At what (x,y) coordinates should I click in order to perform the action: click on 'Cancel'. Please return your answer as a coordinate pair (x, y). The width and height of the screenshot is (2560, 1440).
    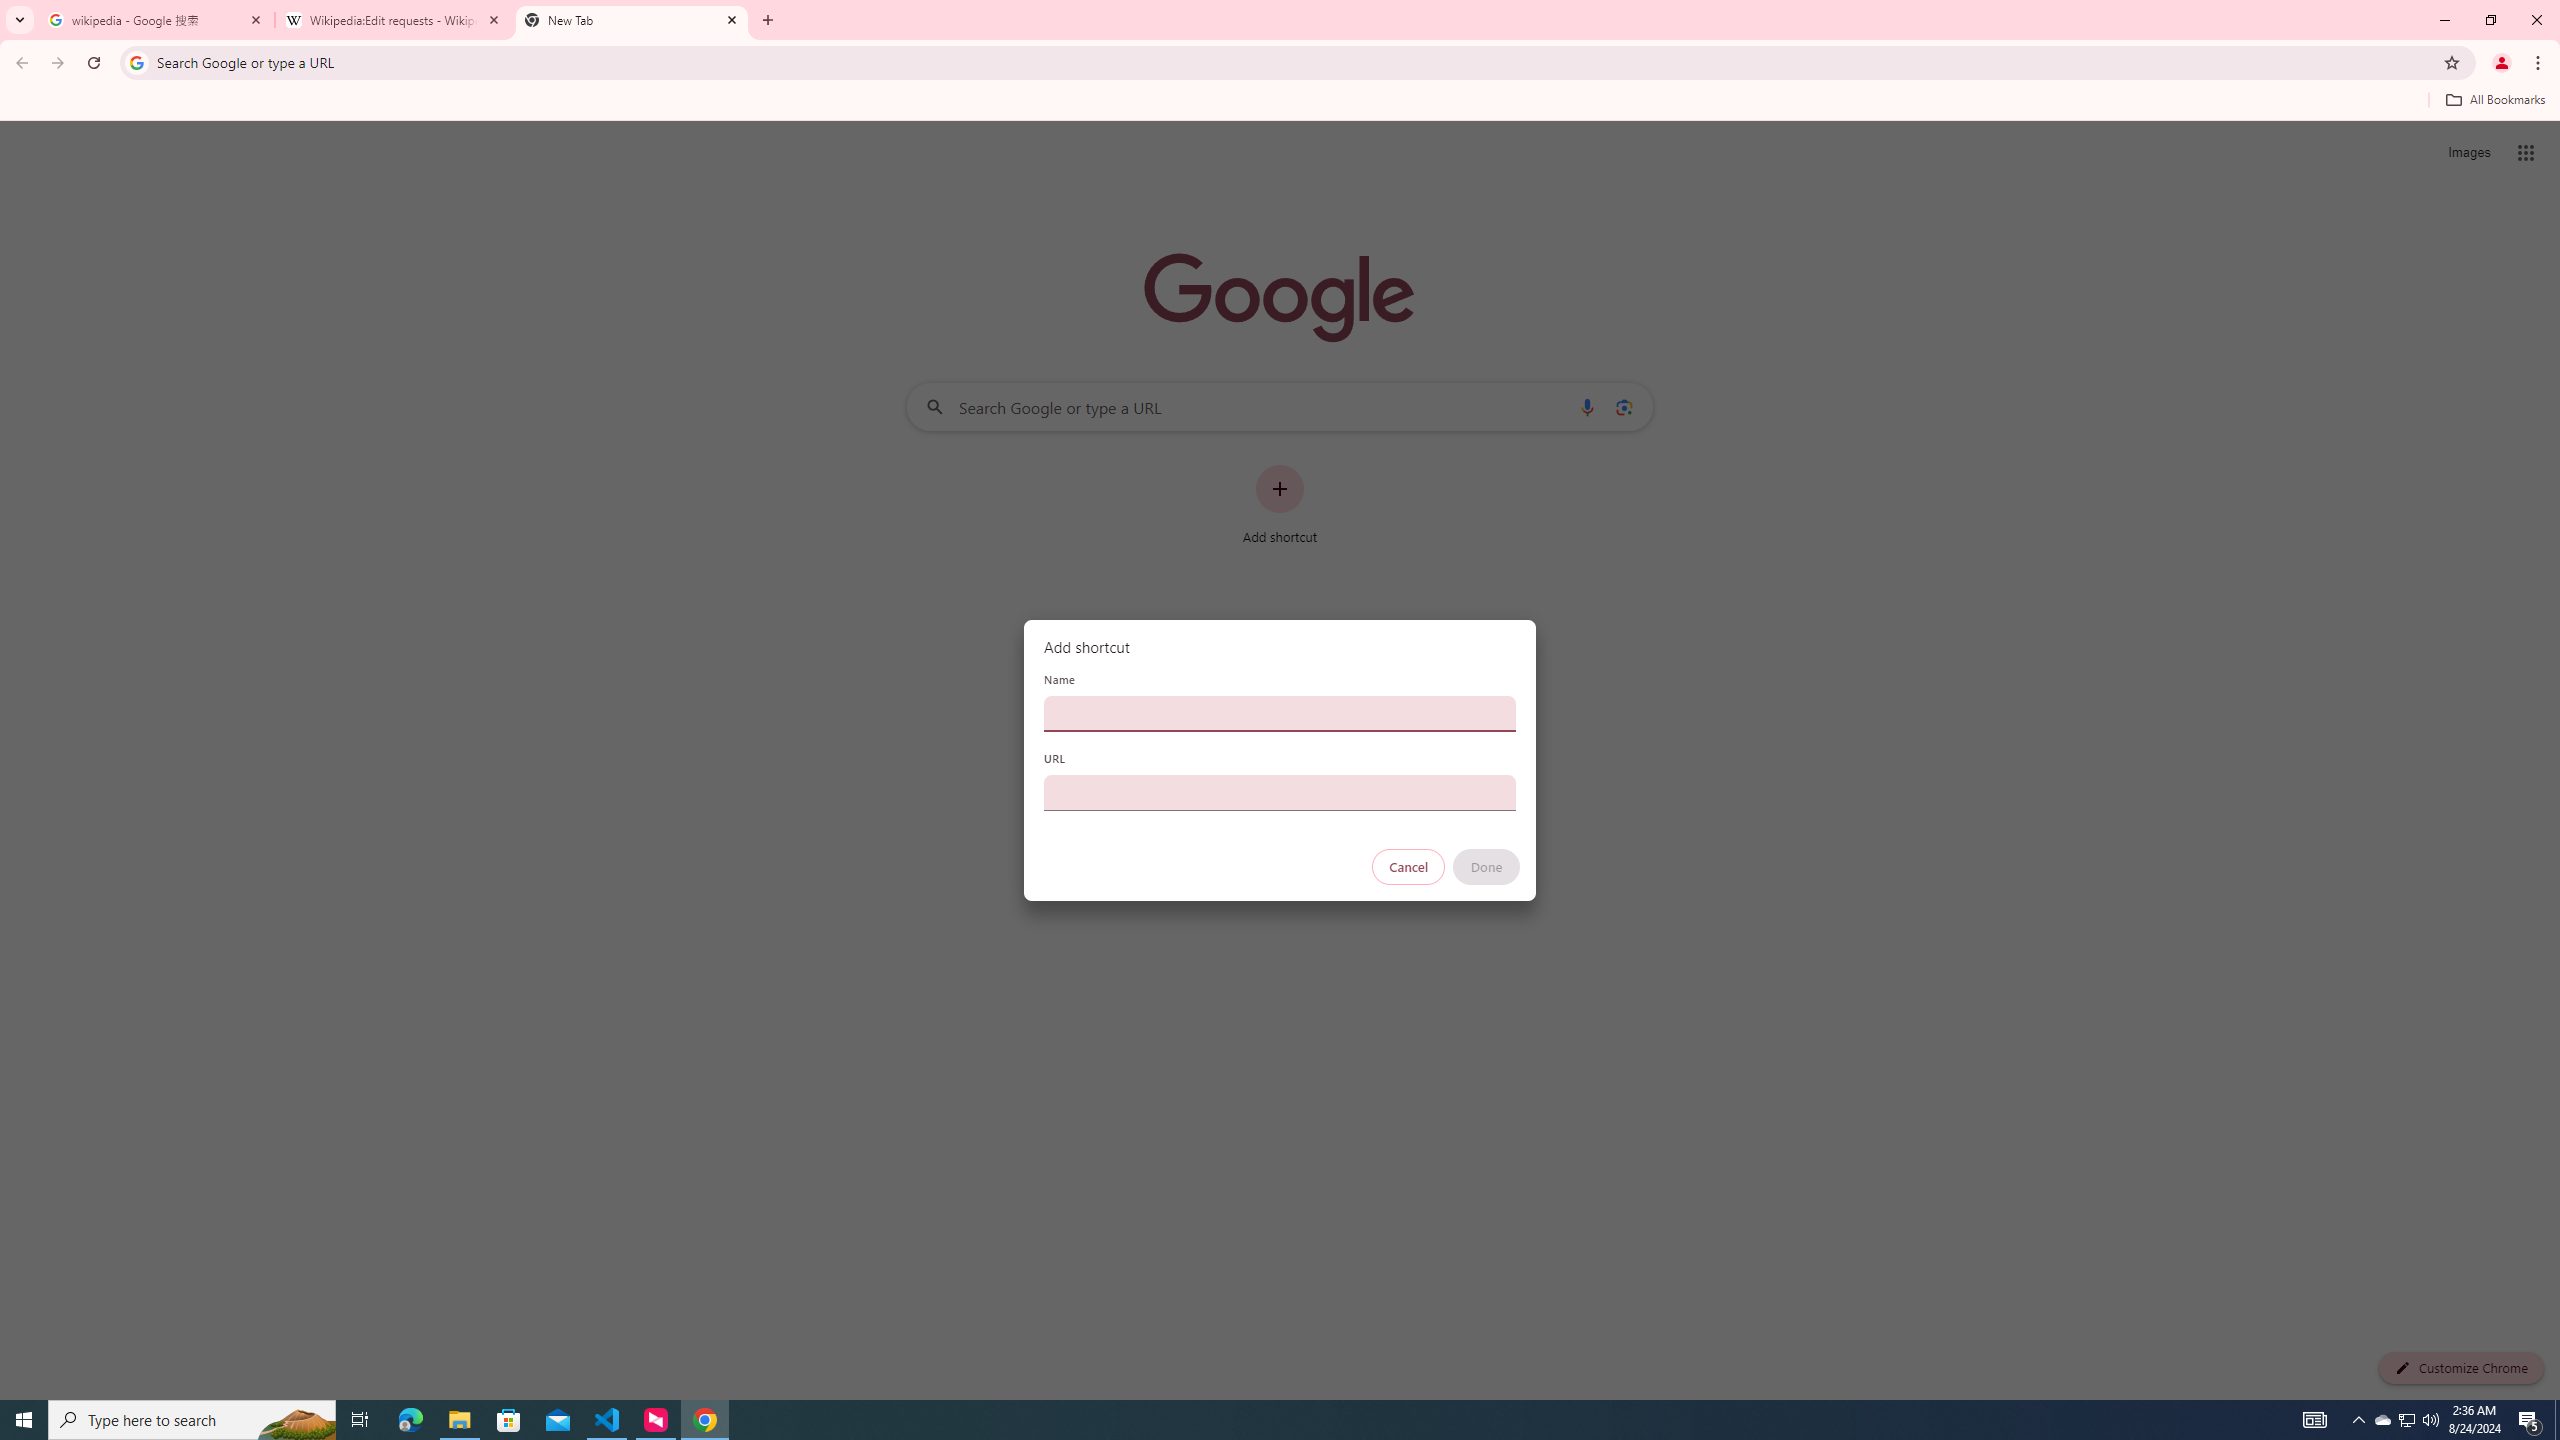
    Looking at the image, I should click on (1409, 866).